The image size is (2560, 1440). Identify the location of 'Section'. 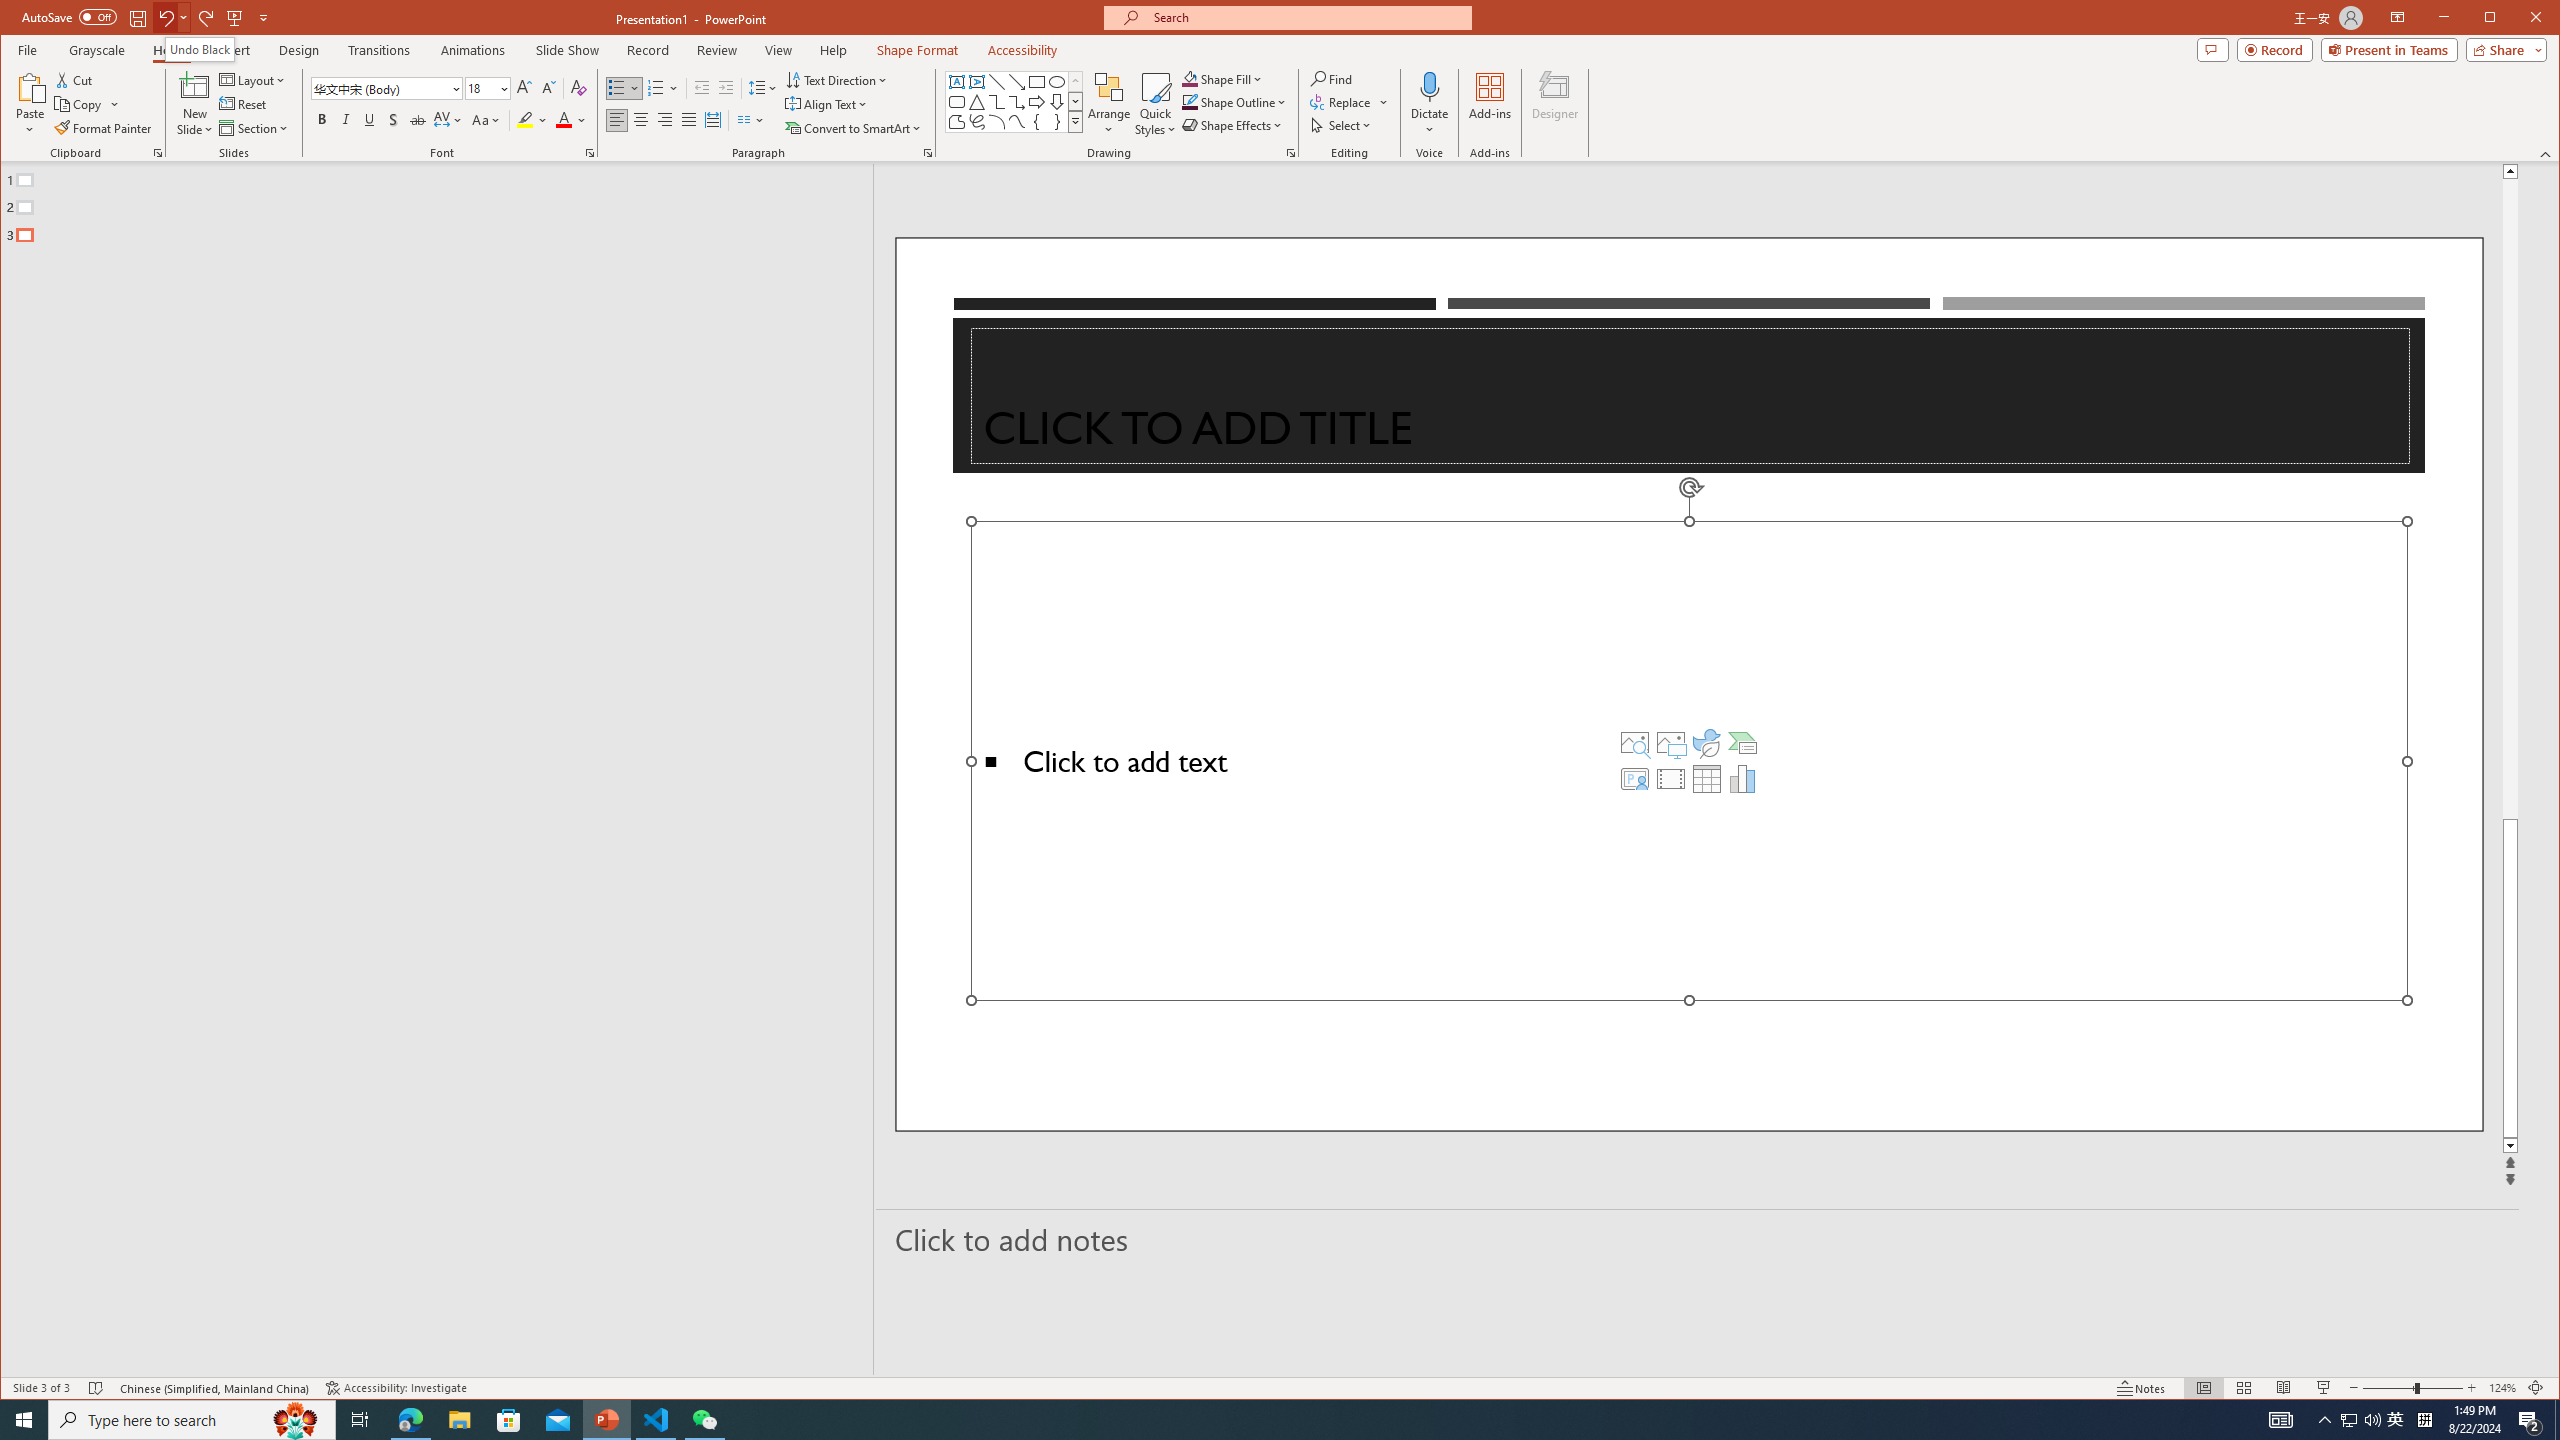
(253, 127).